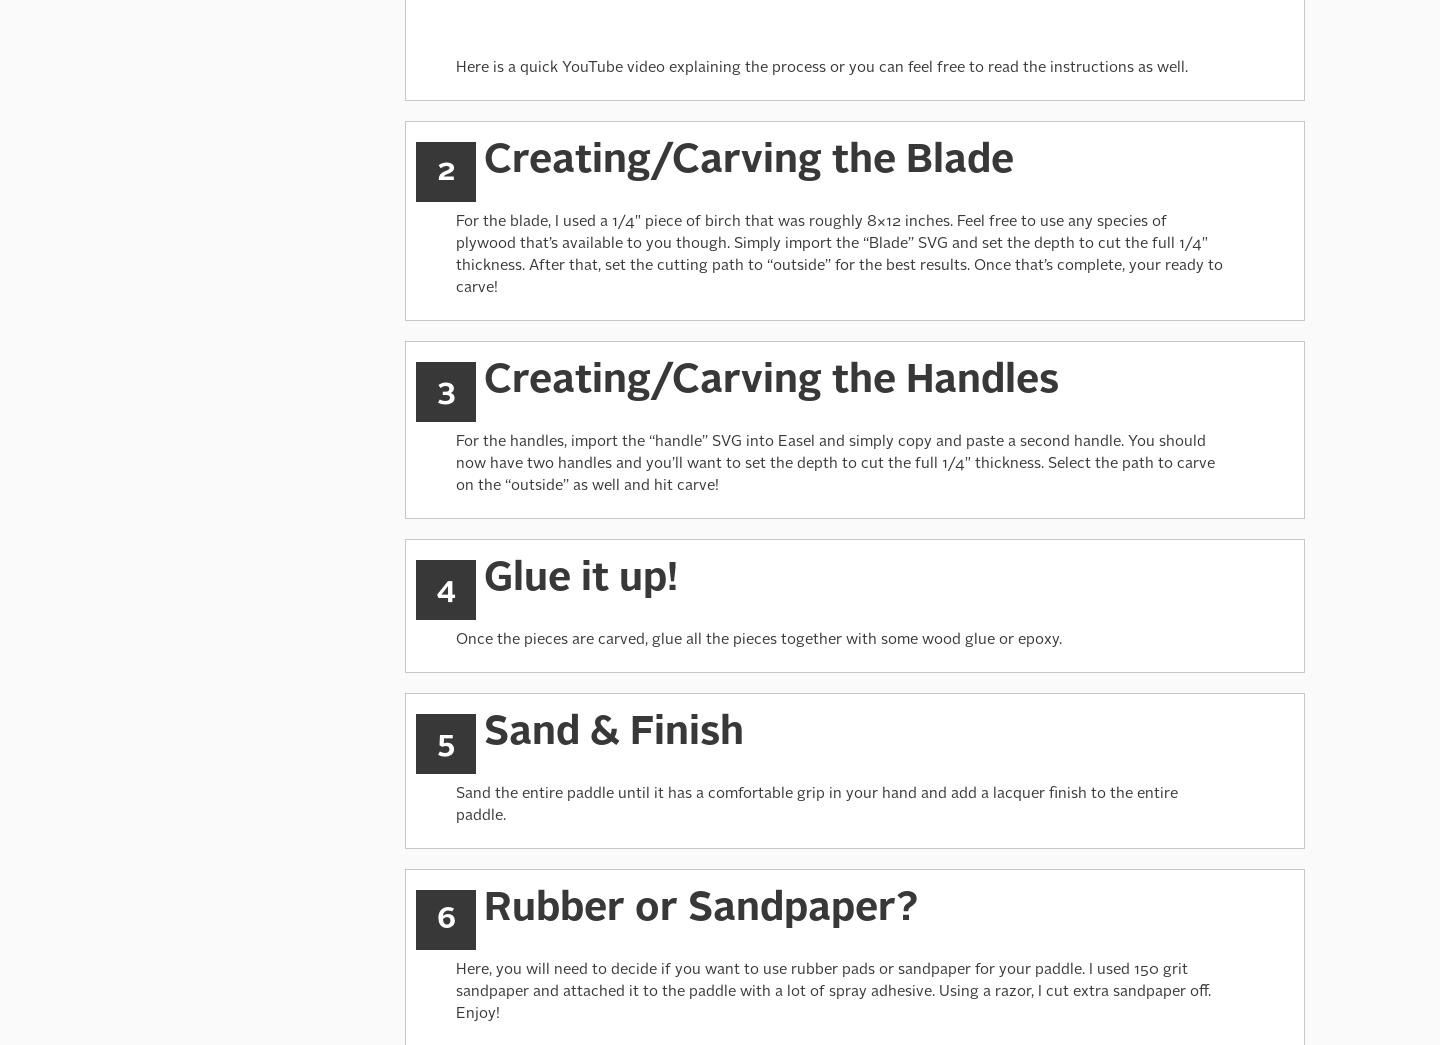 The image size is (1440, 1045). I want to click on 'Glue it up!', so click(581, 579).